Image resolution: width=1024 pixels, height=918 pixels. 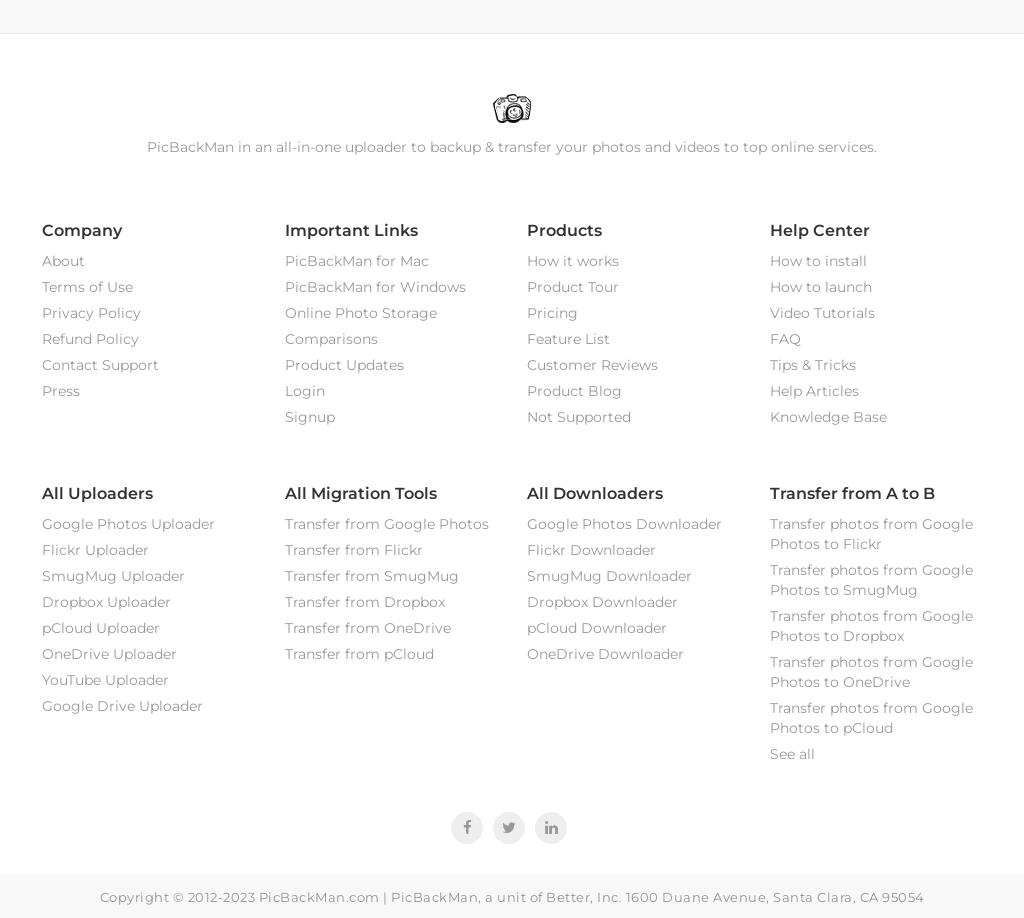 I want to click on 'OneDrive Downloader', so click(x=605, y=652).